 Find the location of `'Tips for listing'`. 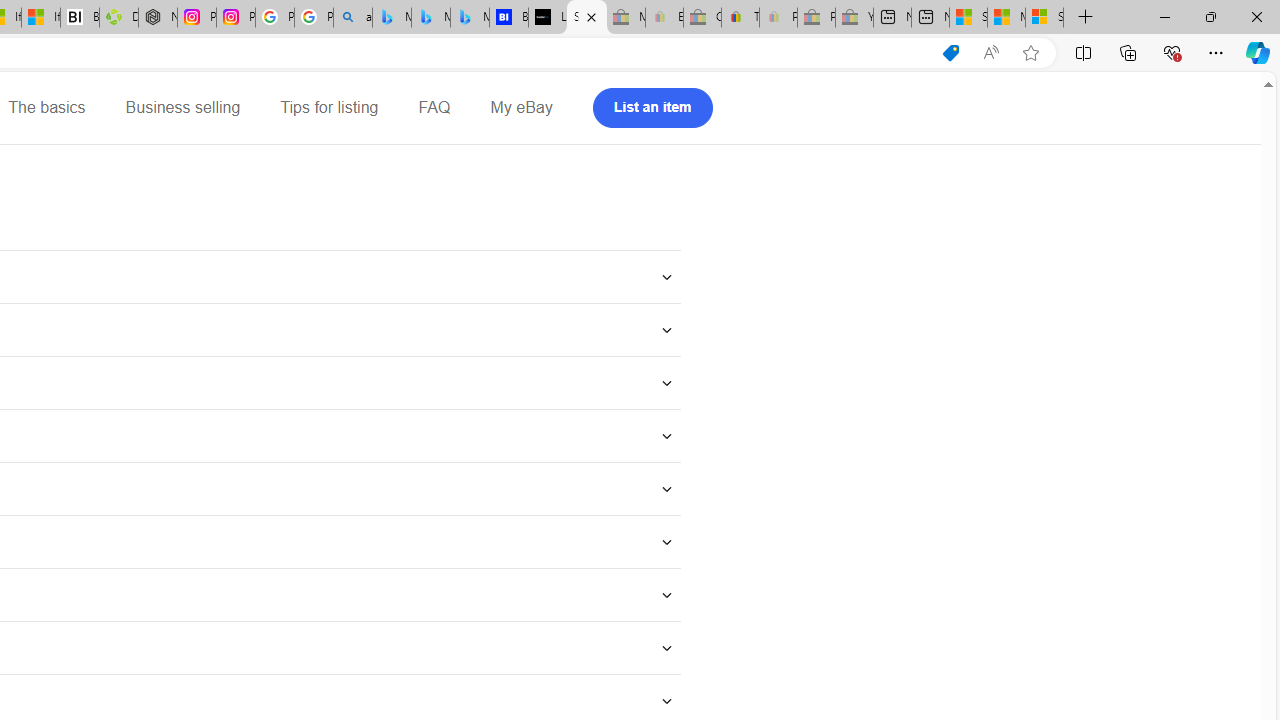

'Tips for listing' is located at coordinates (329, 108).